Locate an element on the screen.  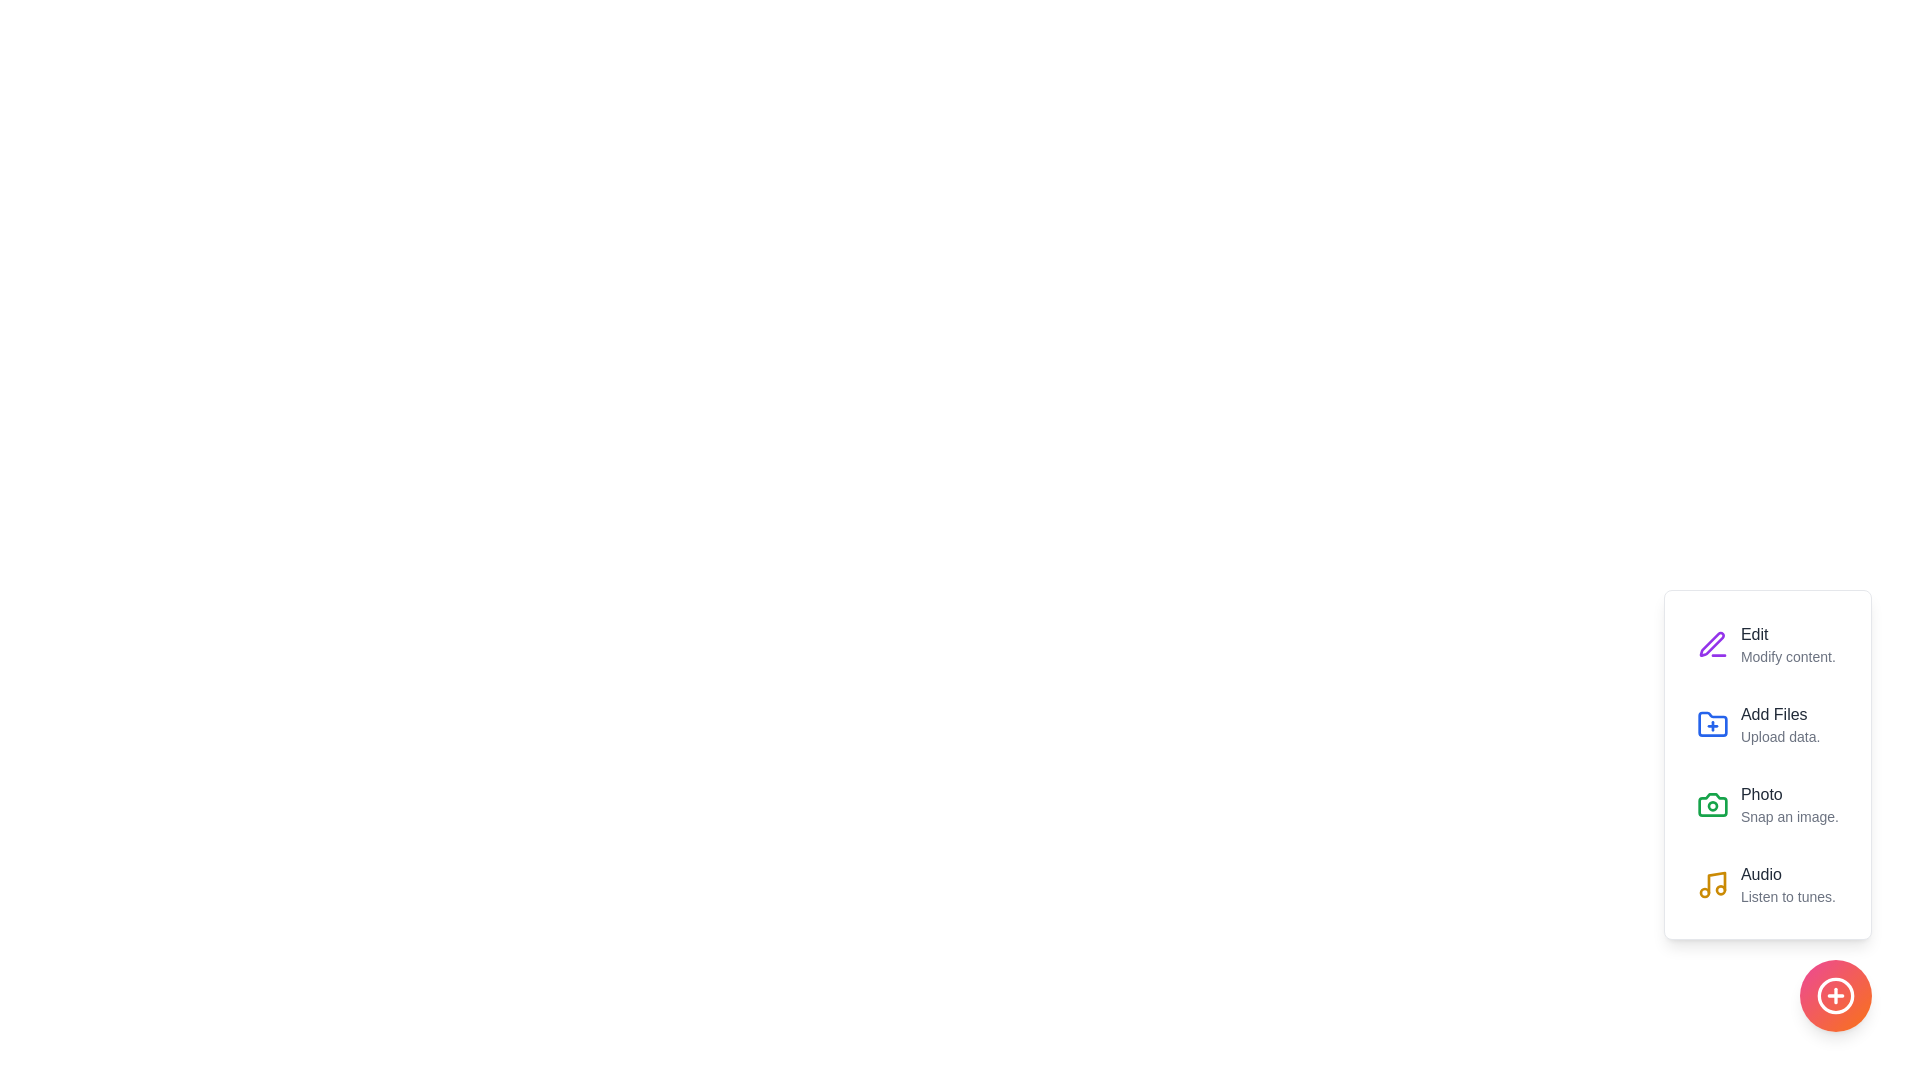
the action Photo from the menu is located at coordinates (1711, 804).